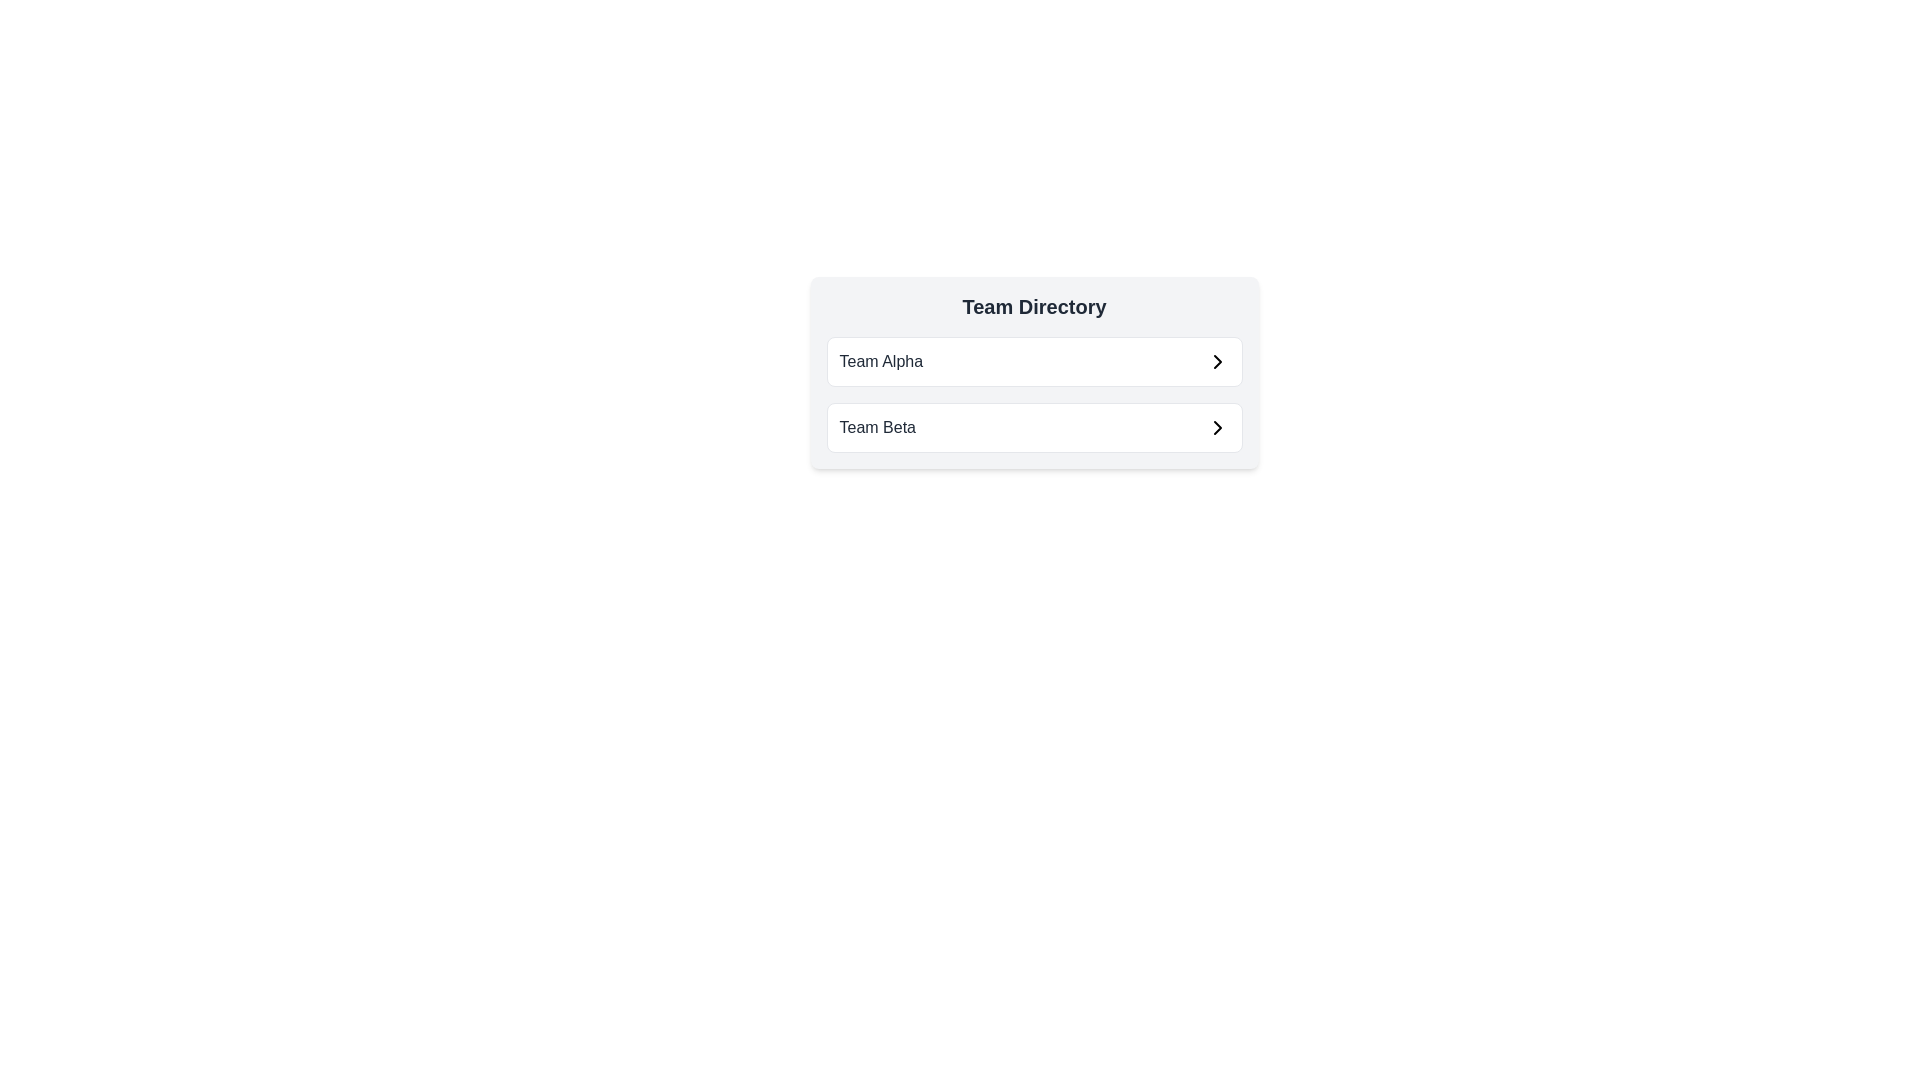 The height and width of the screenshot is (1080, 1920). Describe the element at coordinates (877, 427) in the screenshot. I see `text of the label identifying 'Team Beta' located below 'Team Alpha' in the team names list` at that location.